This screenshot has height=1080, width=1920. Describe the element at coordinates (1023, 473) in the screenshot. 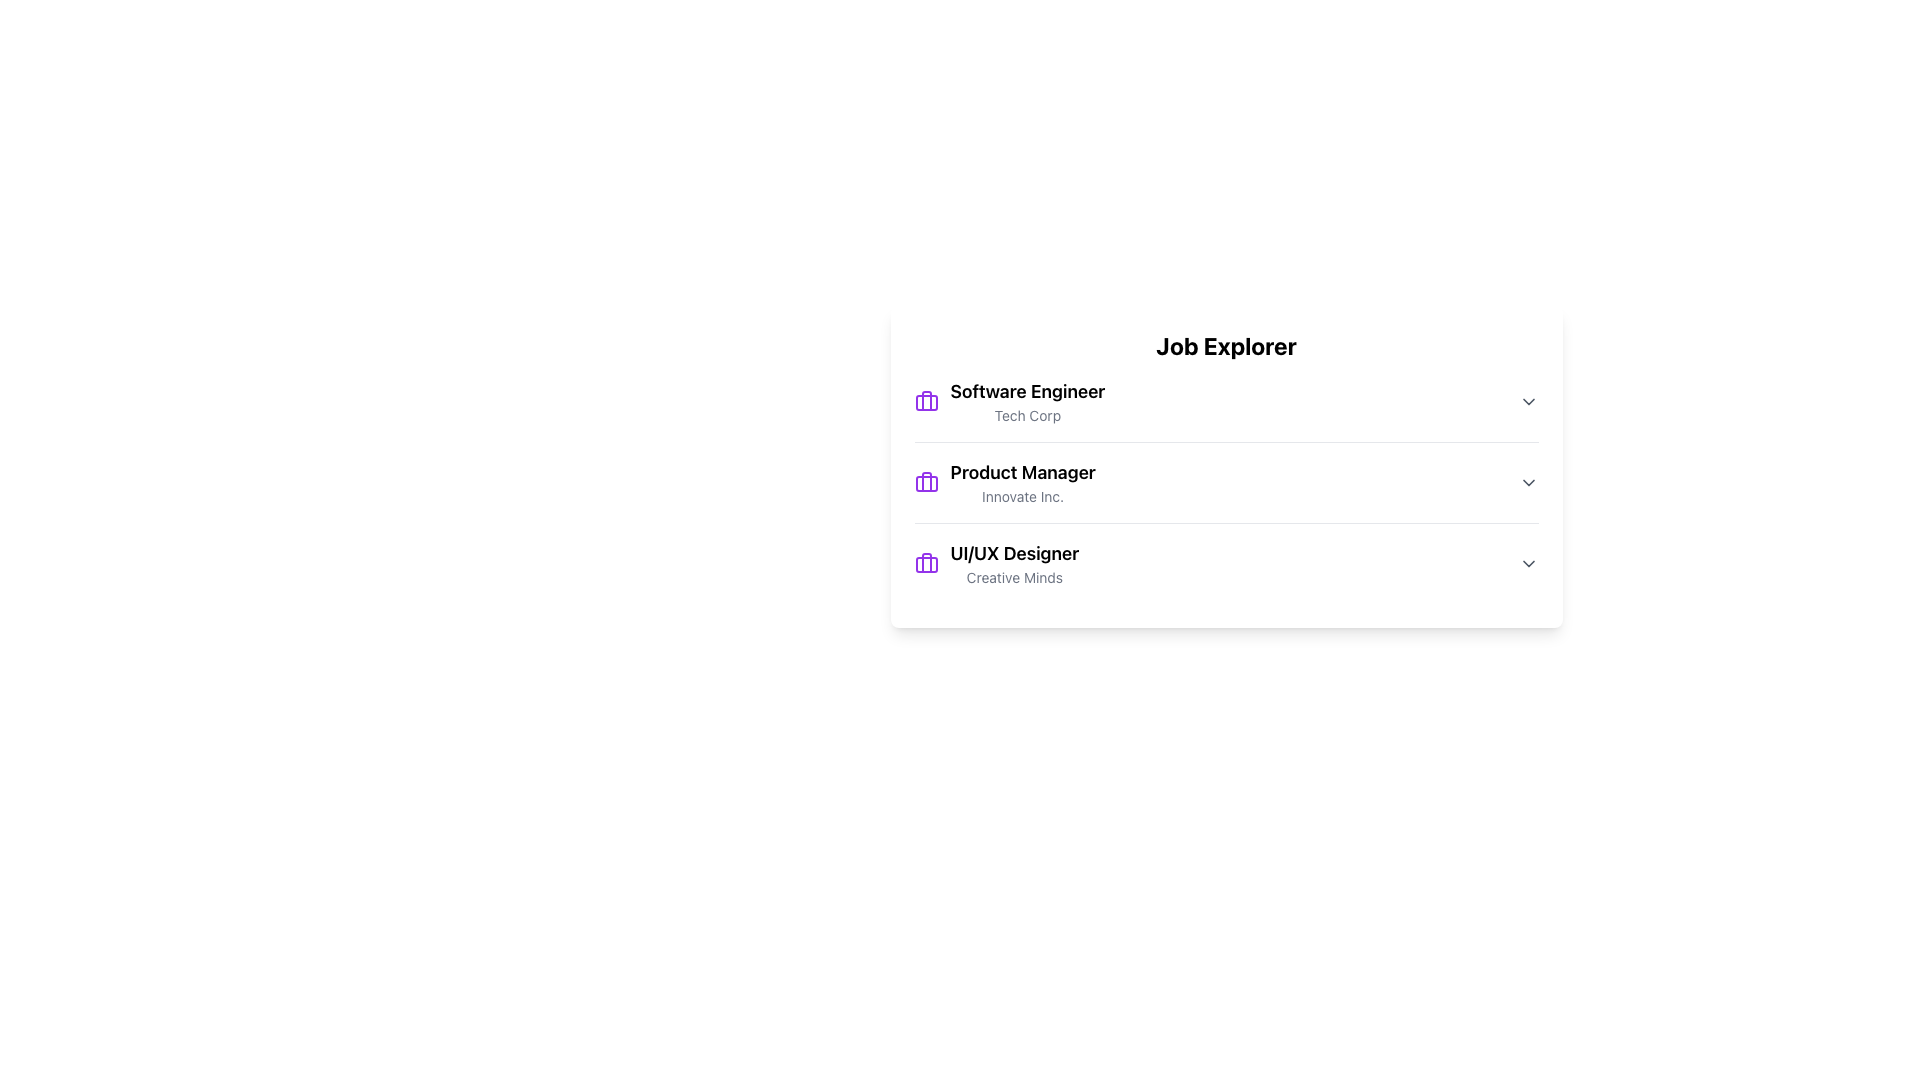

I see `text label representing the job title 'Product Manager', located in the middle of a job listing interface, above the company name 'Innovate Inc.'` at that location.